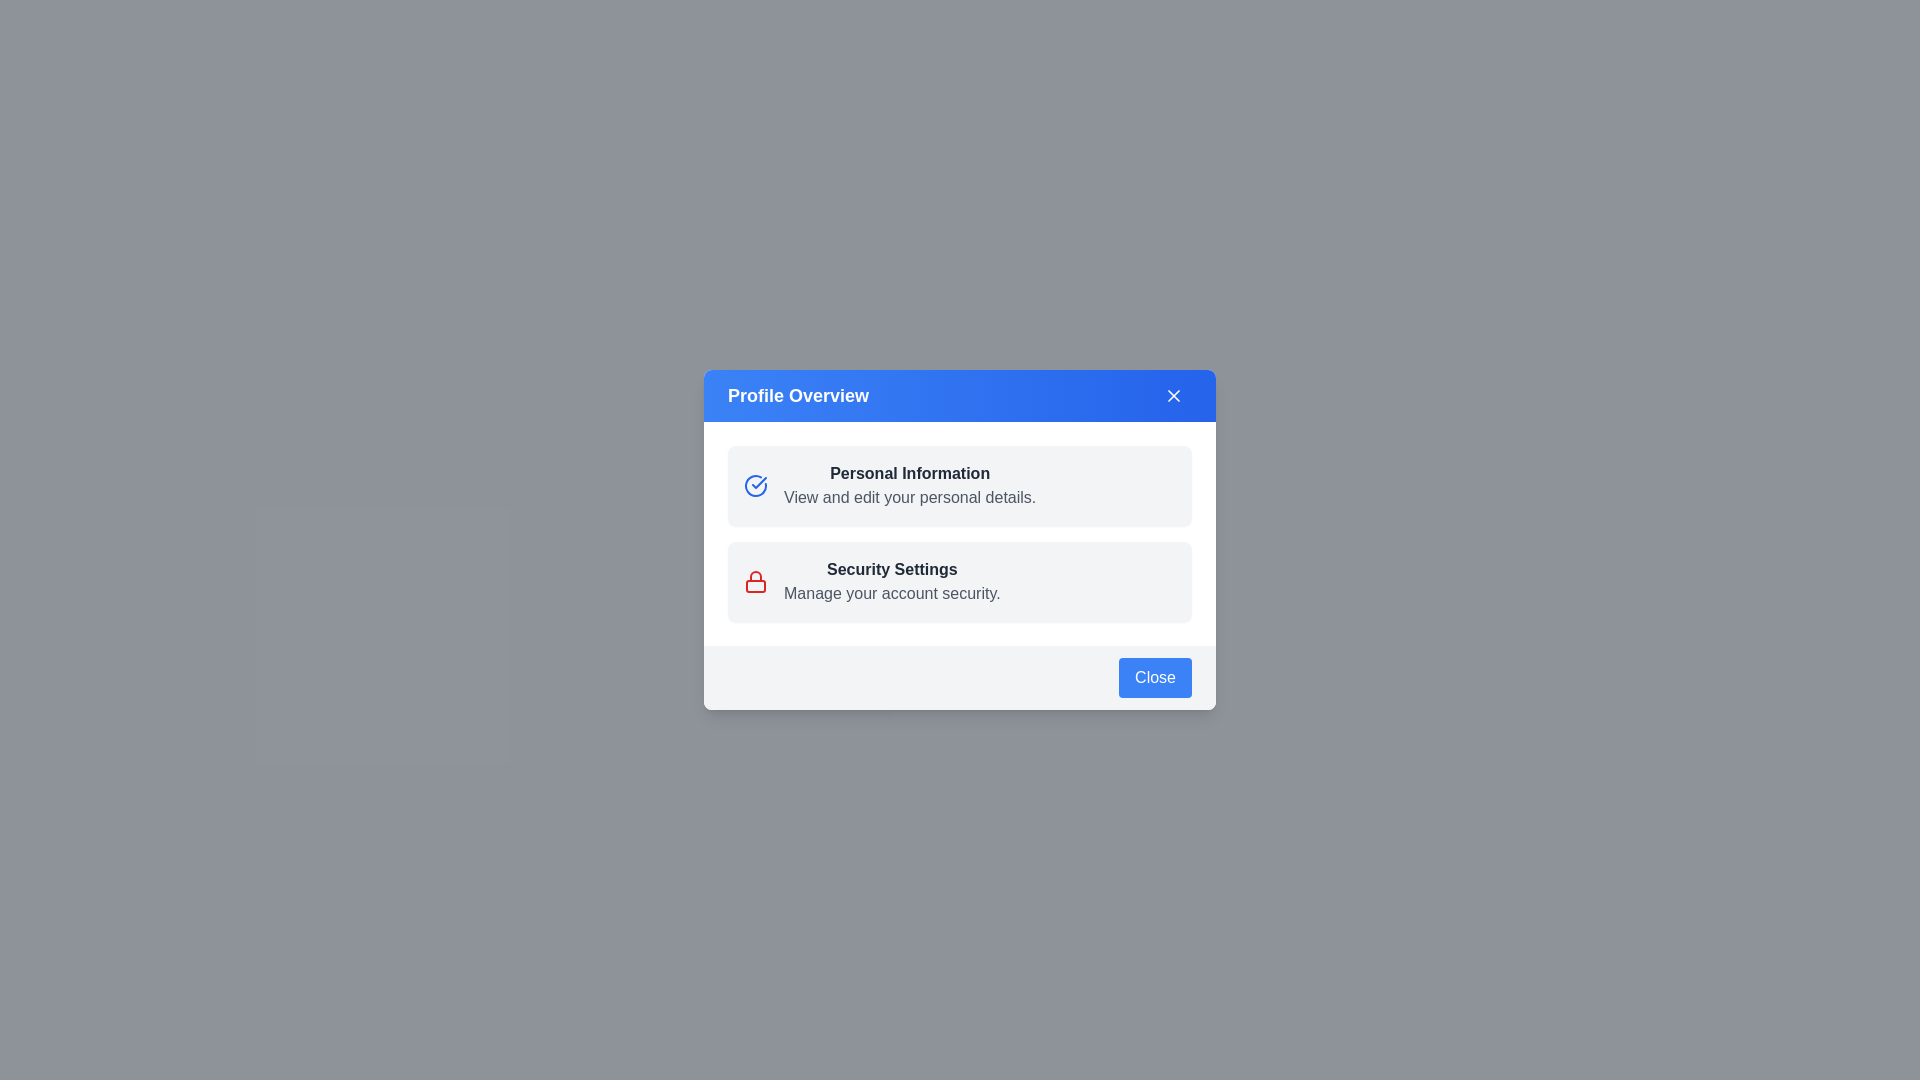 The height and width of the screenshot is (1080, 1920). Describe the element at coordinates (797, 396) in the screenshot. I see `the title text 'Profile Overview' in the dialog header` at that location.